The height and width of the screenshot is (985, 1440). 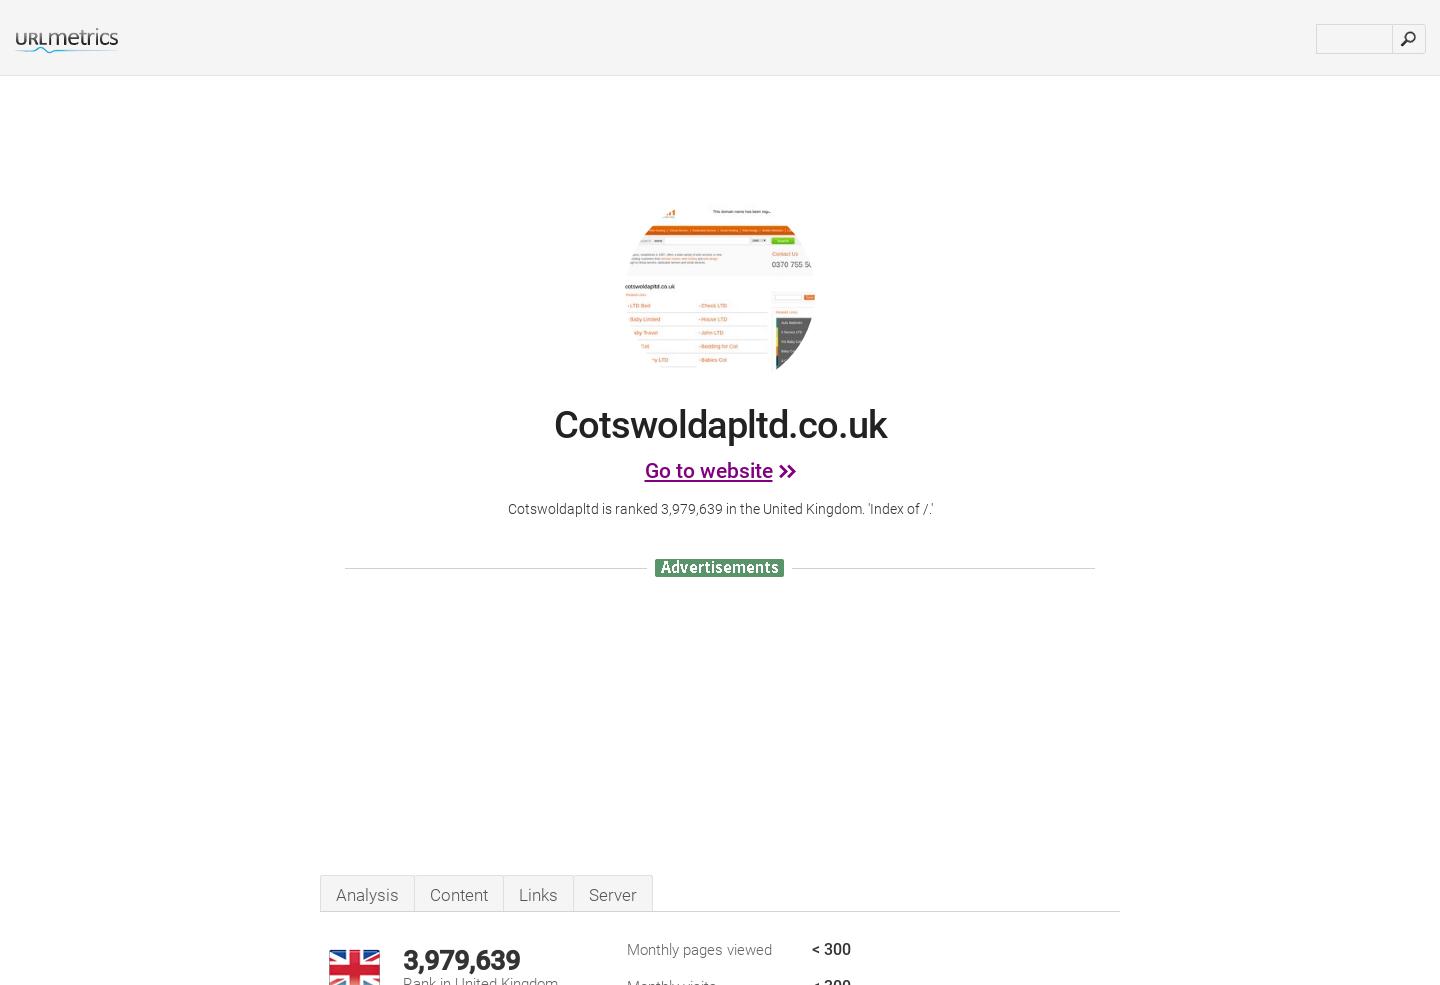 What do you see at coordinates (831, 949) in the screenshot?
I see `'< 300'` at bounding box center [831, 949].